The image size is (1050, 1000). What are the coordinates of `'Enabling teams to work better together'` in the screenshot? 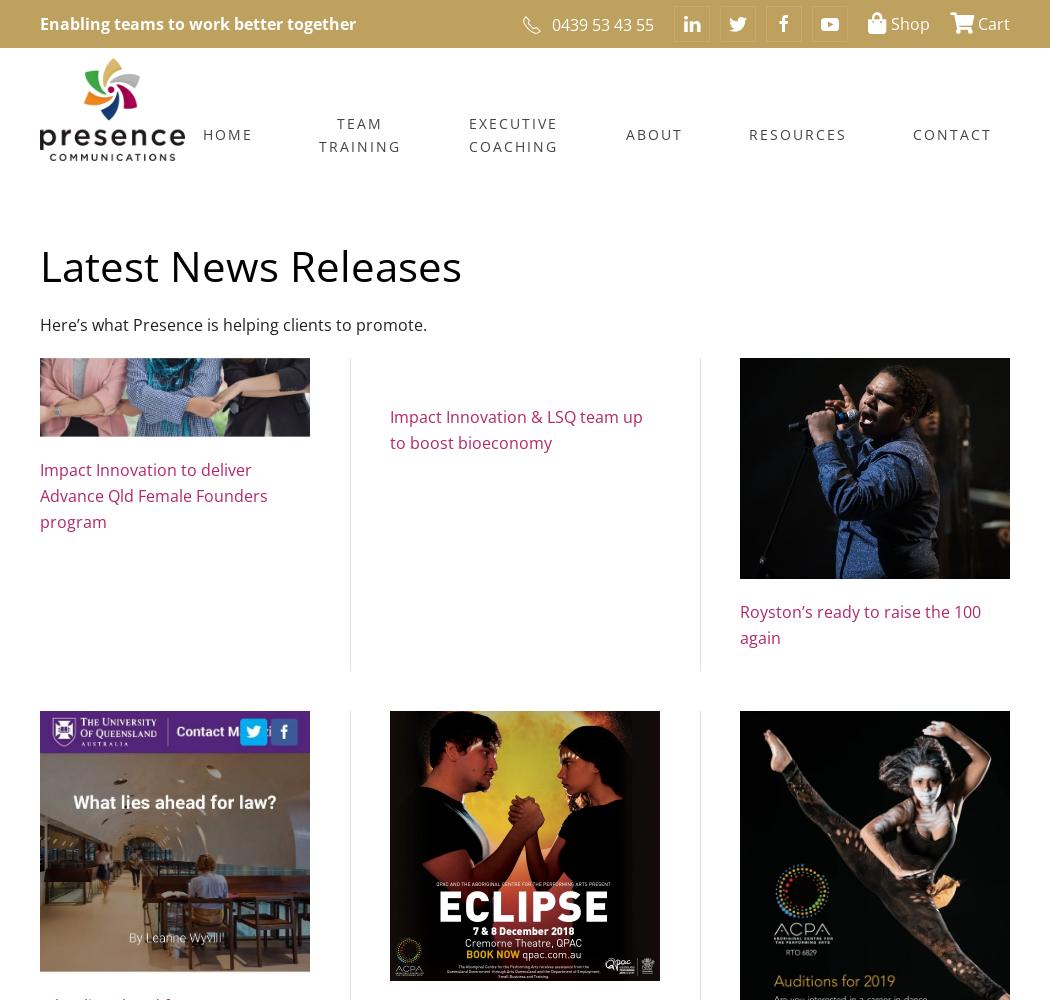 It's located at (197, 24).